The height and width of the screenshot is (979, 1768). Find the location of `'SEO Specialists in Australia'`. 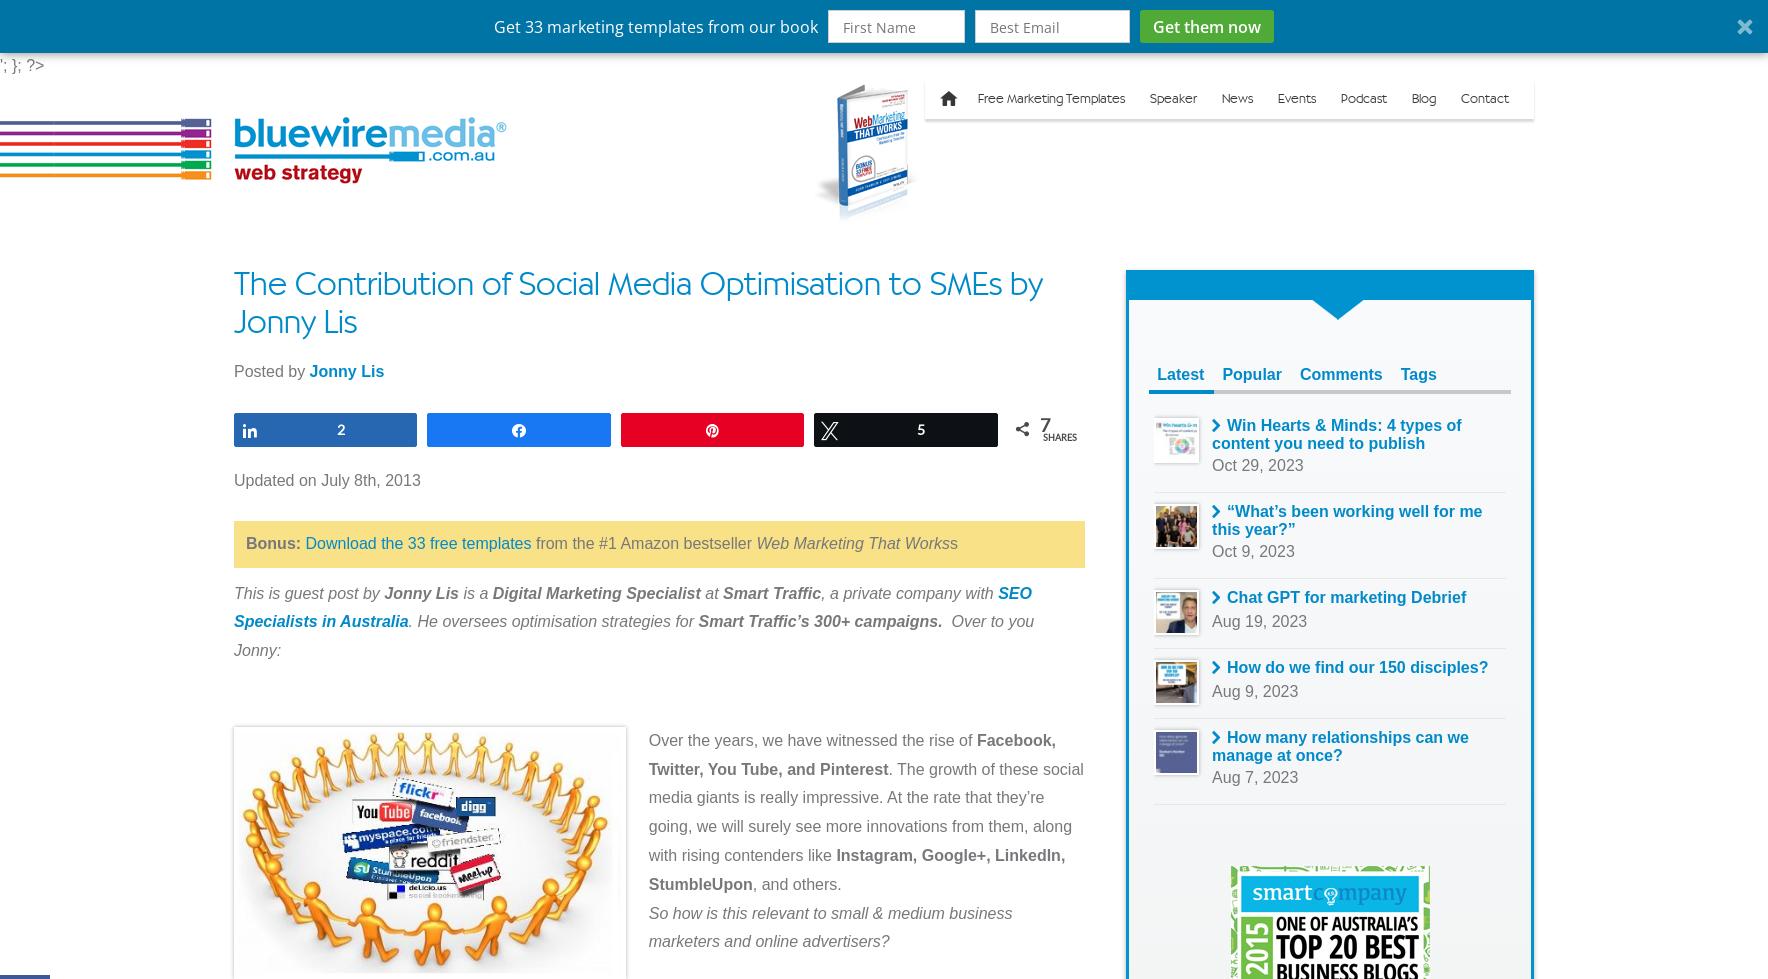

'SEO Specialists in Australia' is located at coordinates (631, 605).